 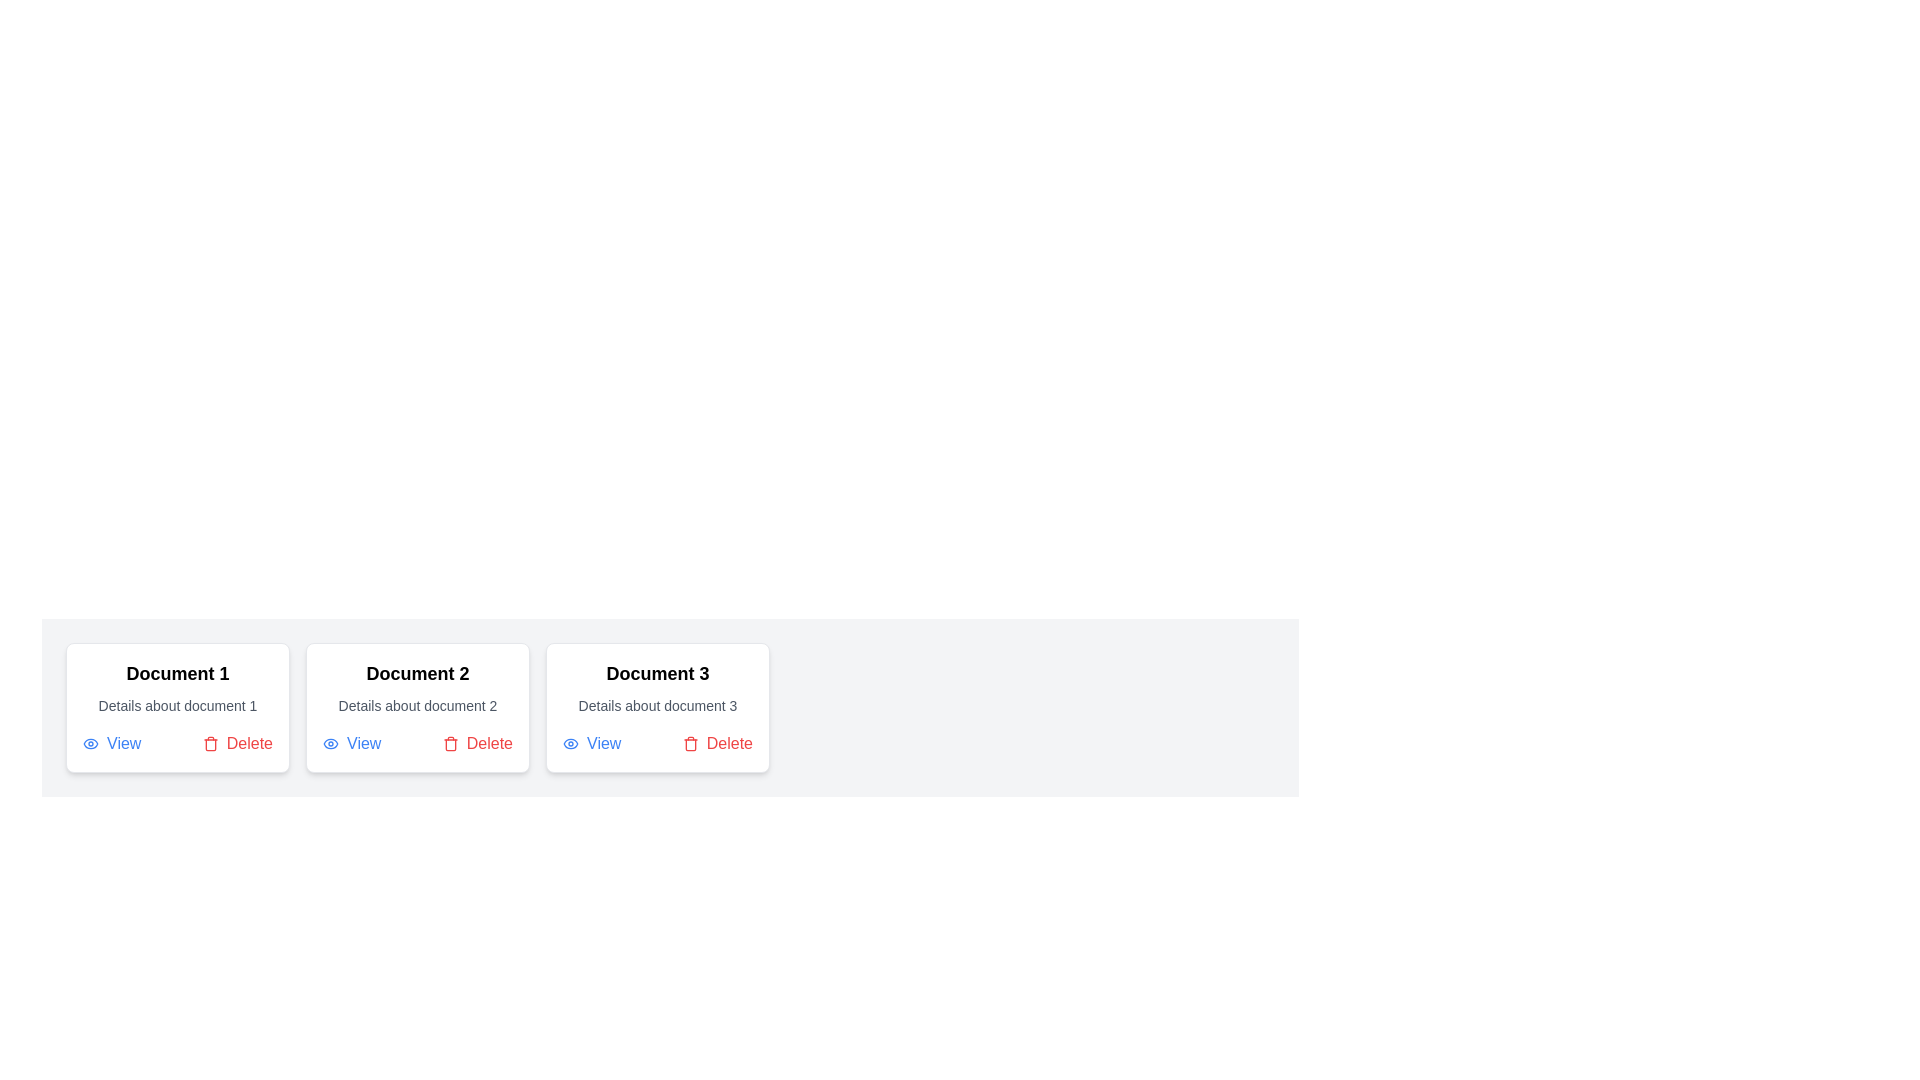 What do you see at coordinates (570, 744) in the screenshot?
I see `the outer lens of the eye-shaped icon within the 'Document 3' card, which is the rightmost card among three at the bottom of the interface` at bounding box center [570, 744].